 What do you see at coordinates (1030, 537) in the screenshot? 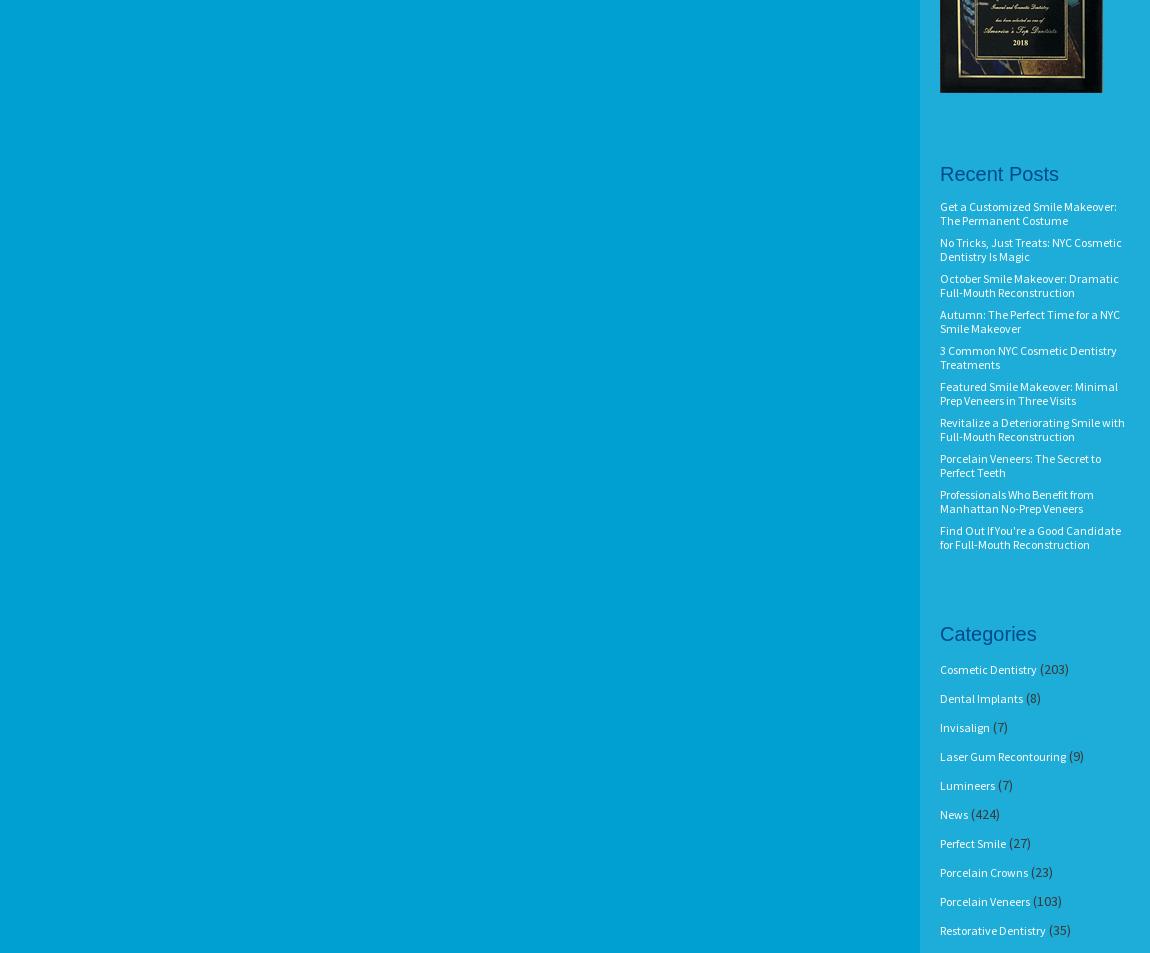
I see `'Find Out If You're a Good Candidate for Full-Mouth Reconstruction'` at bounding box center [1030, 537].